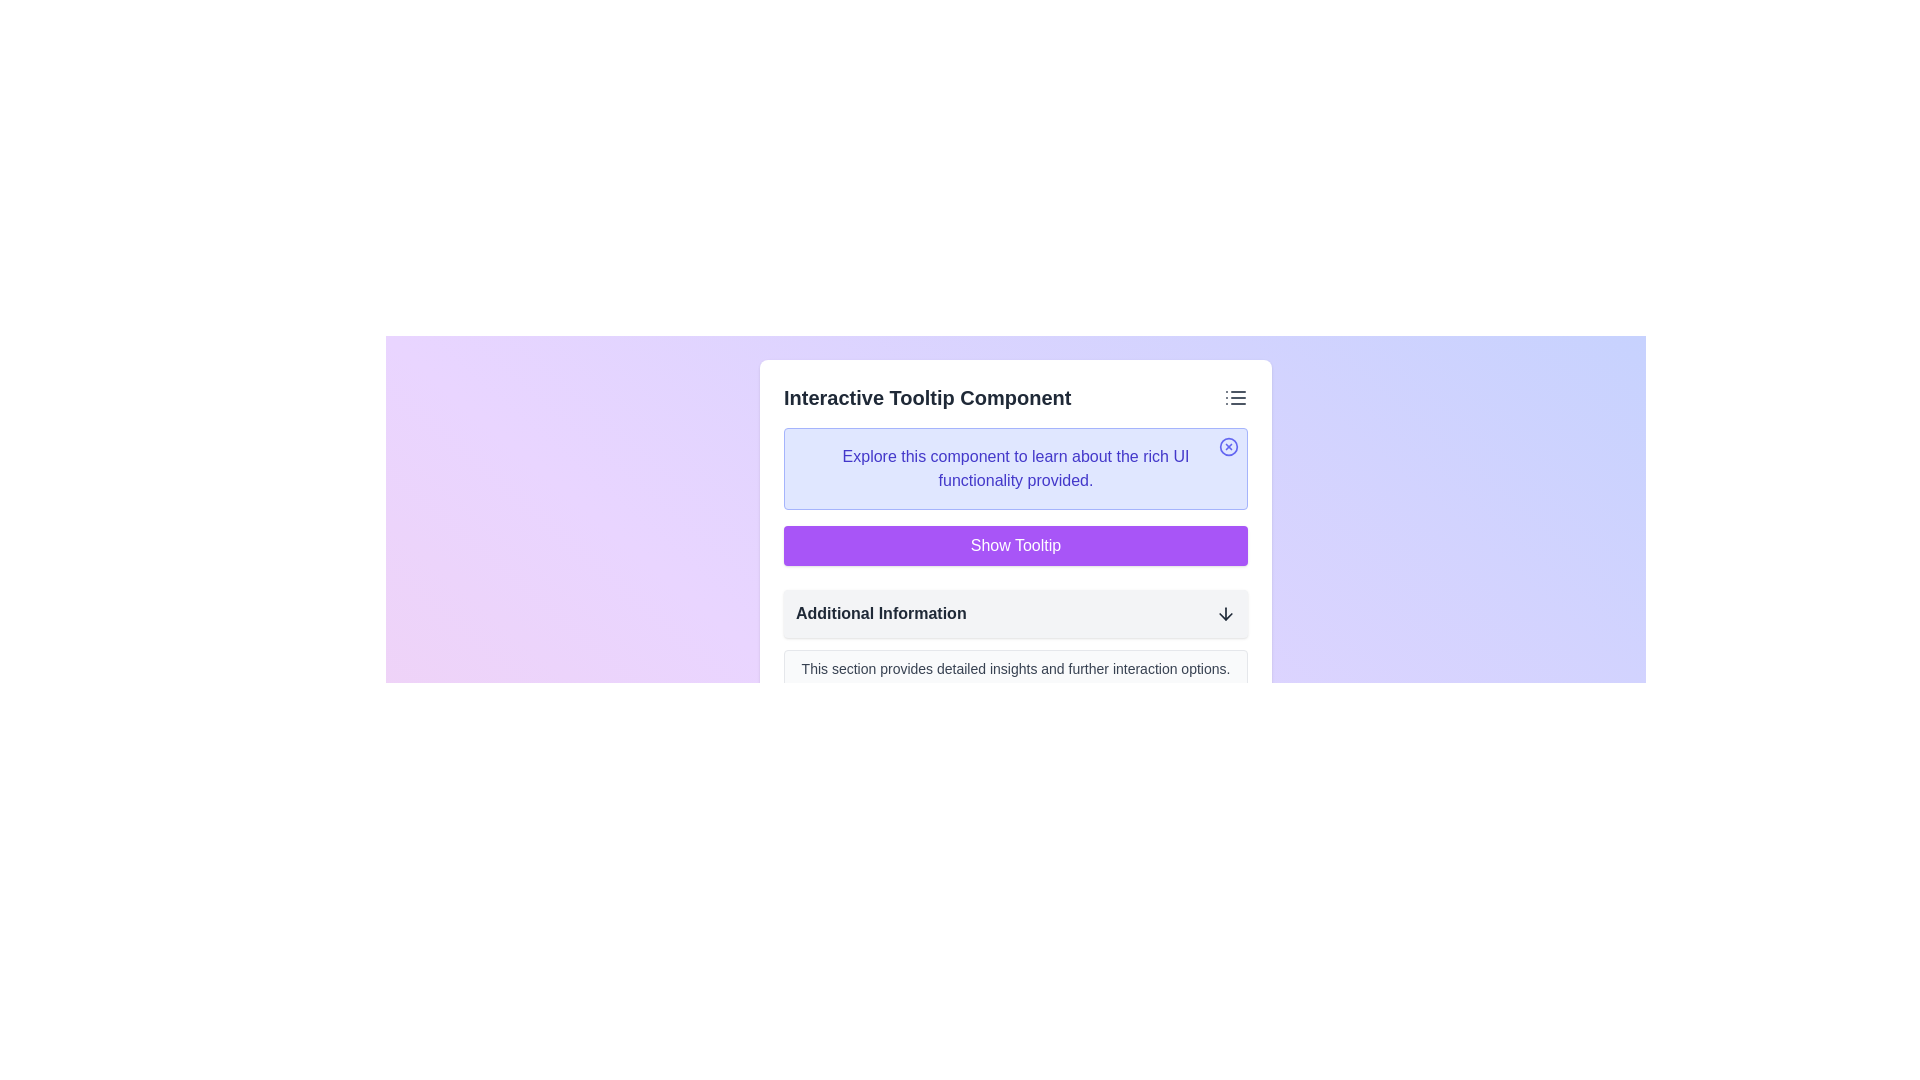  What do you see at coordinates (1227, 446) in the screenshot?
I see `the circular graphical element (SVG-based) located in the upper-right corner of a tooltip box, which is the larger circular component surrounding a smaller cross-shaped element` at bounding box center [1227, 446].